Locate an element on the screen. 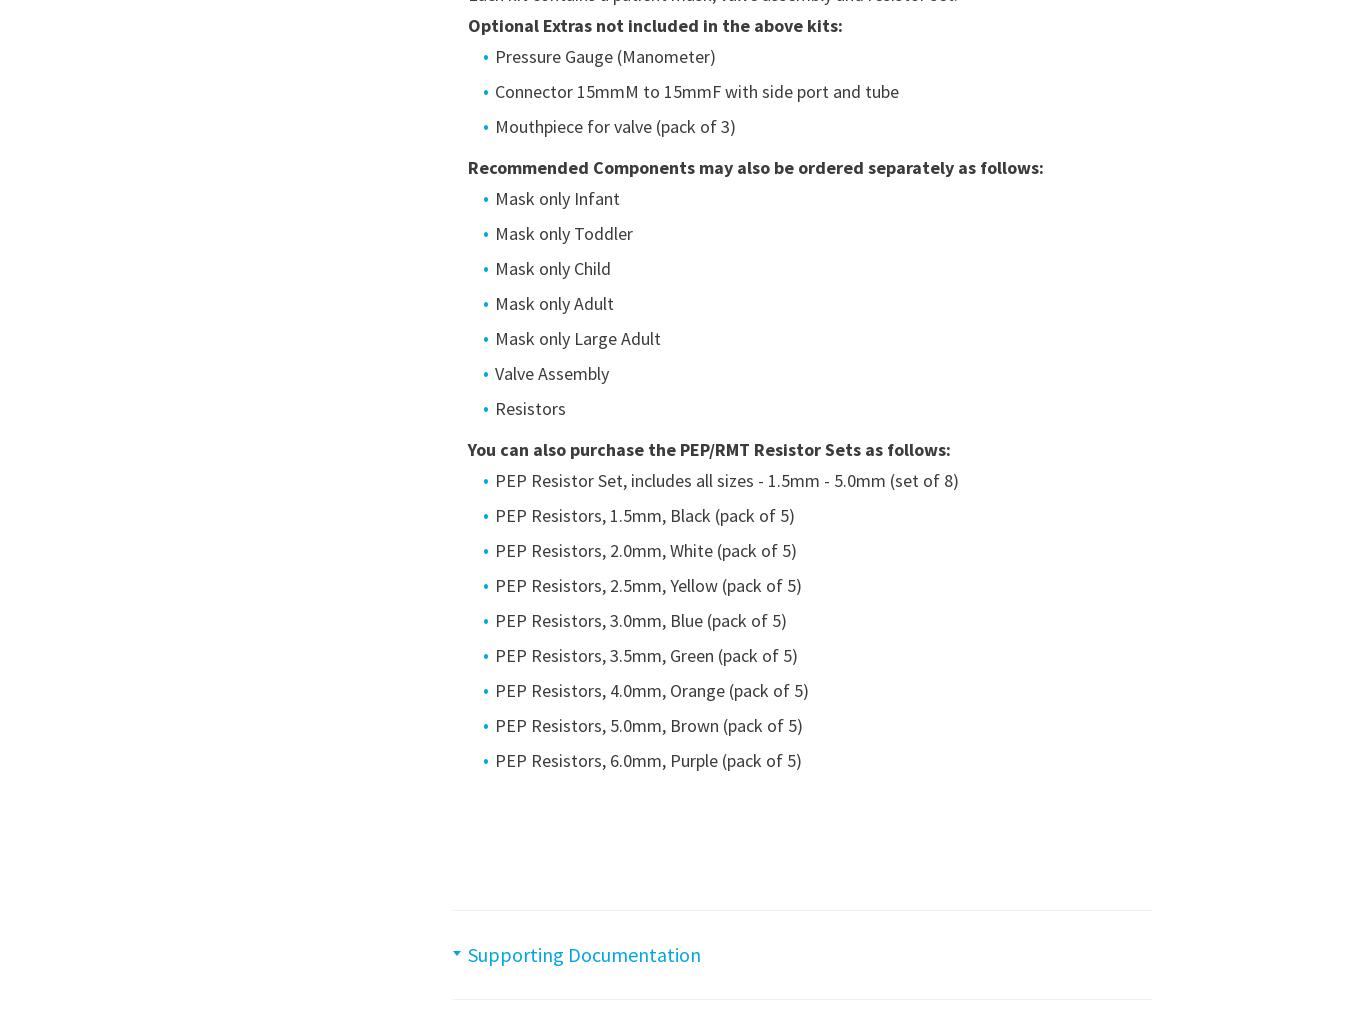 The width and height of the screenshot is (1366, 1021). 'PEP Resistors, 2.0mm, White (pack of 5)' is located at coordinates (644, 549).